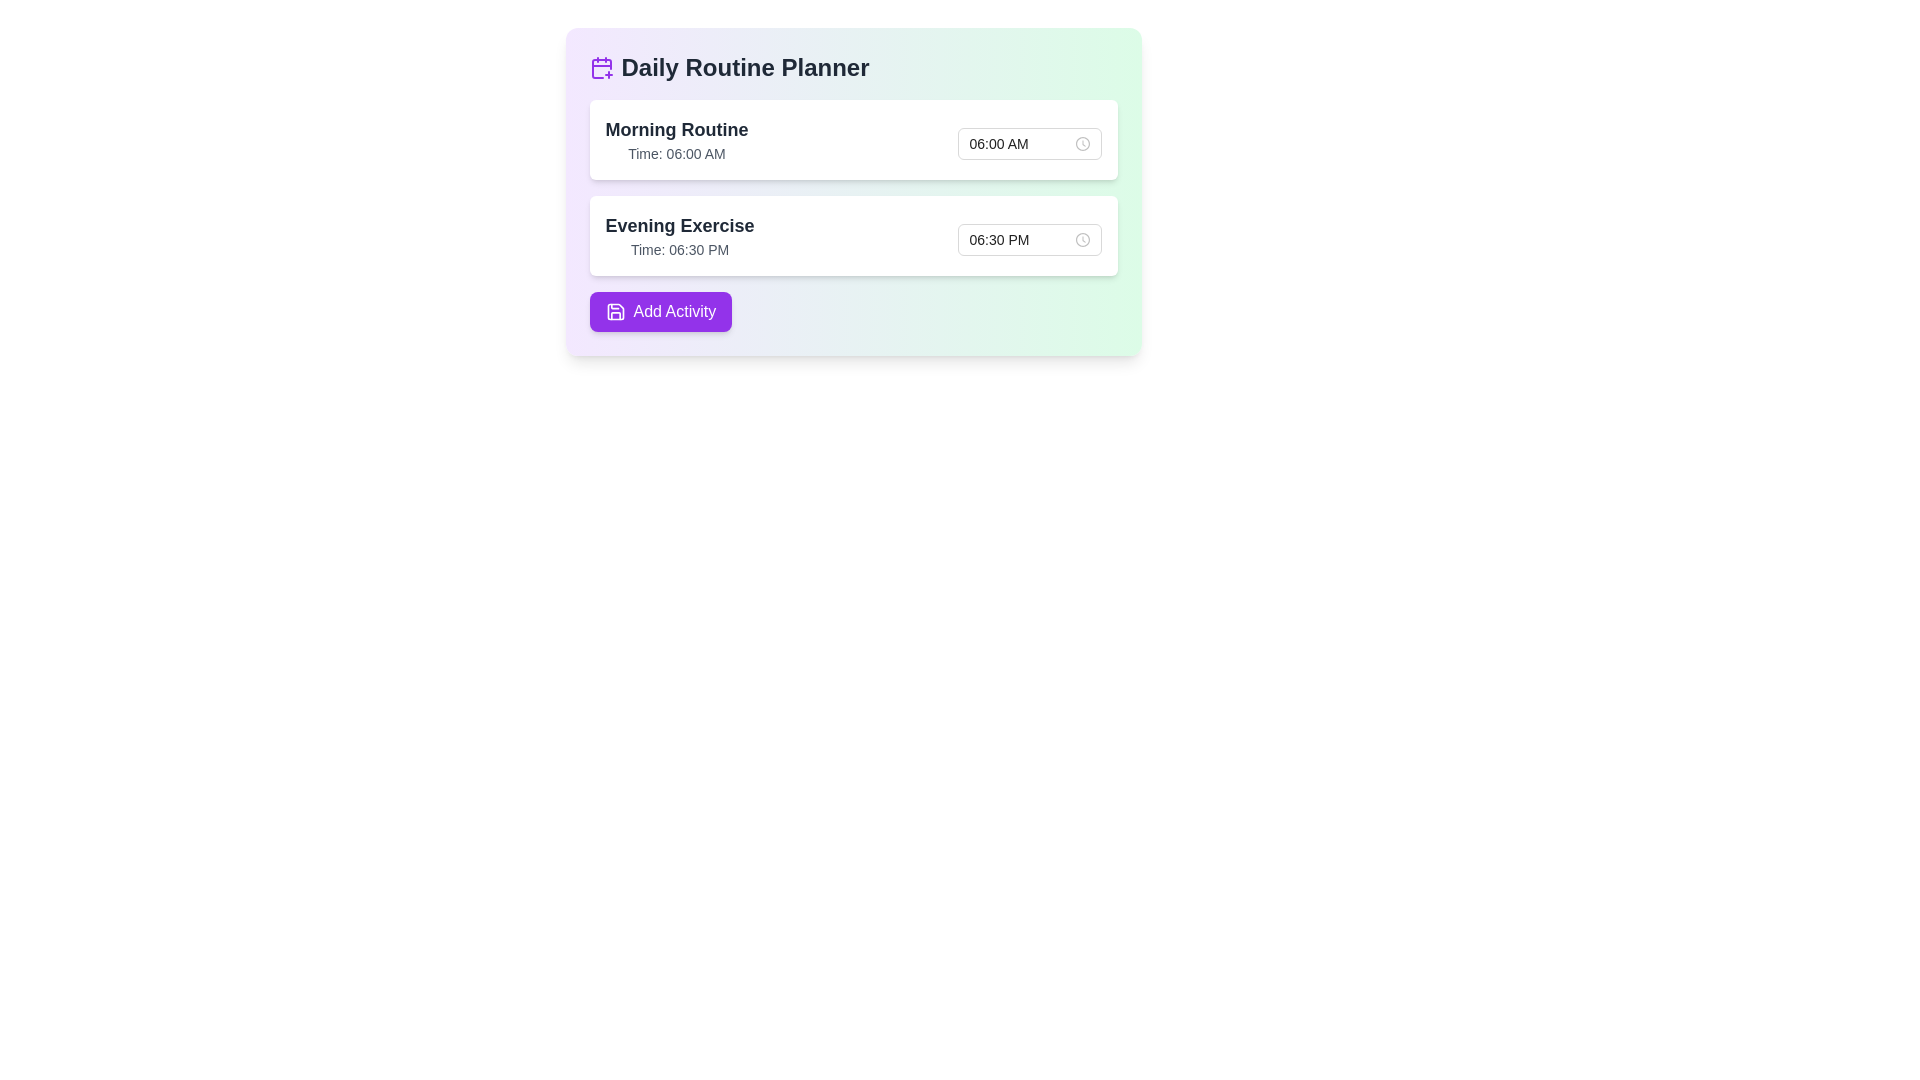  What do you see at coordinates (1029, 142) in the screenshot?
I see `the Time picker field located in the 'Morning Routine' section of the daily planner interface` at bounding box center [1029, 142].